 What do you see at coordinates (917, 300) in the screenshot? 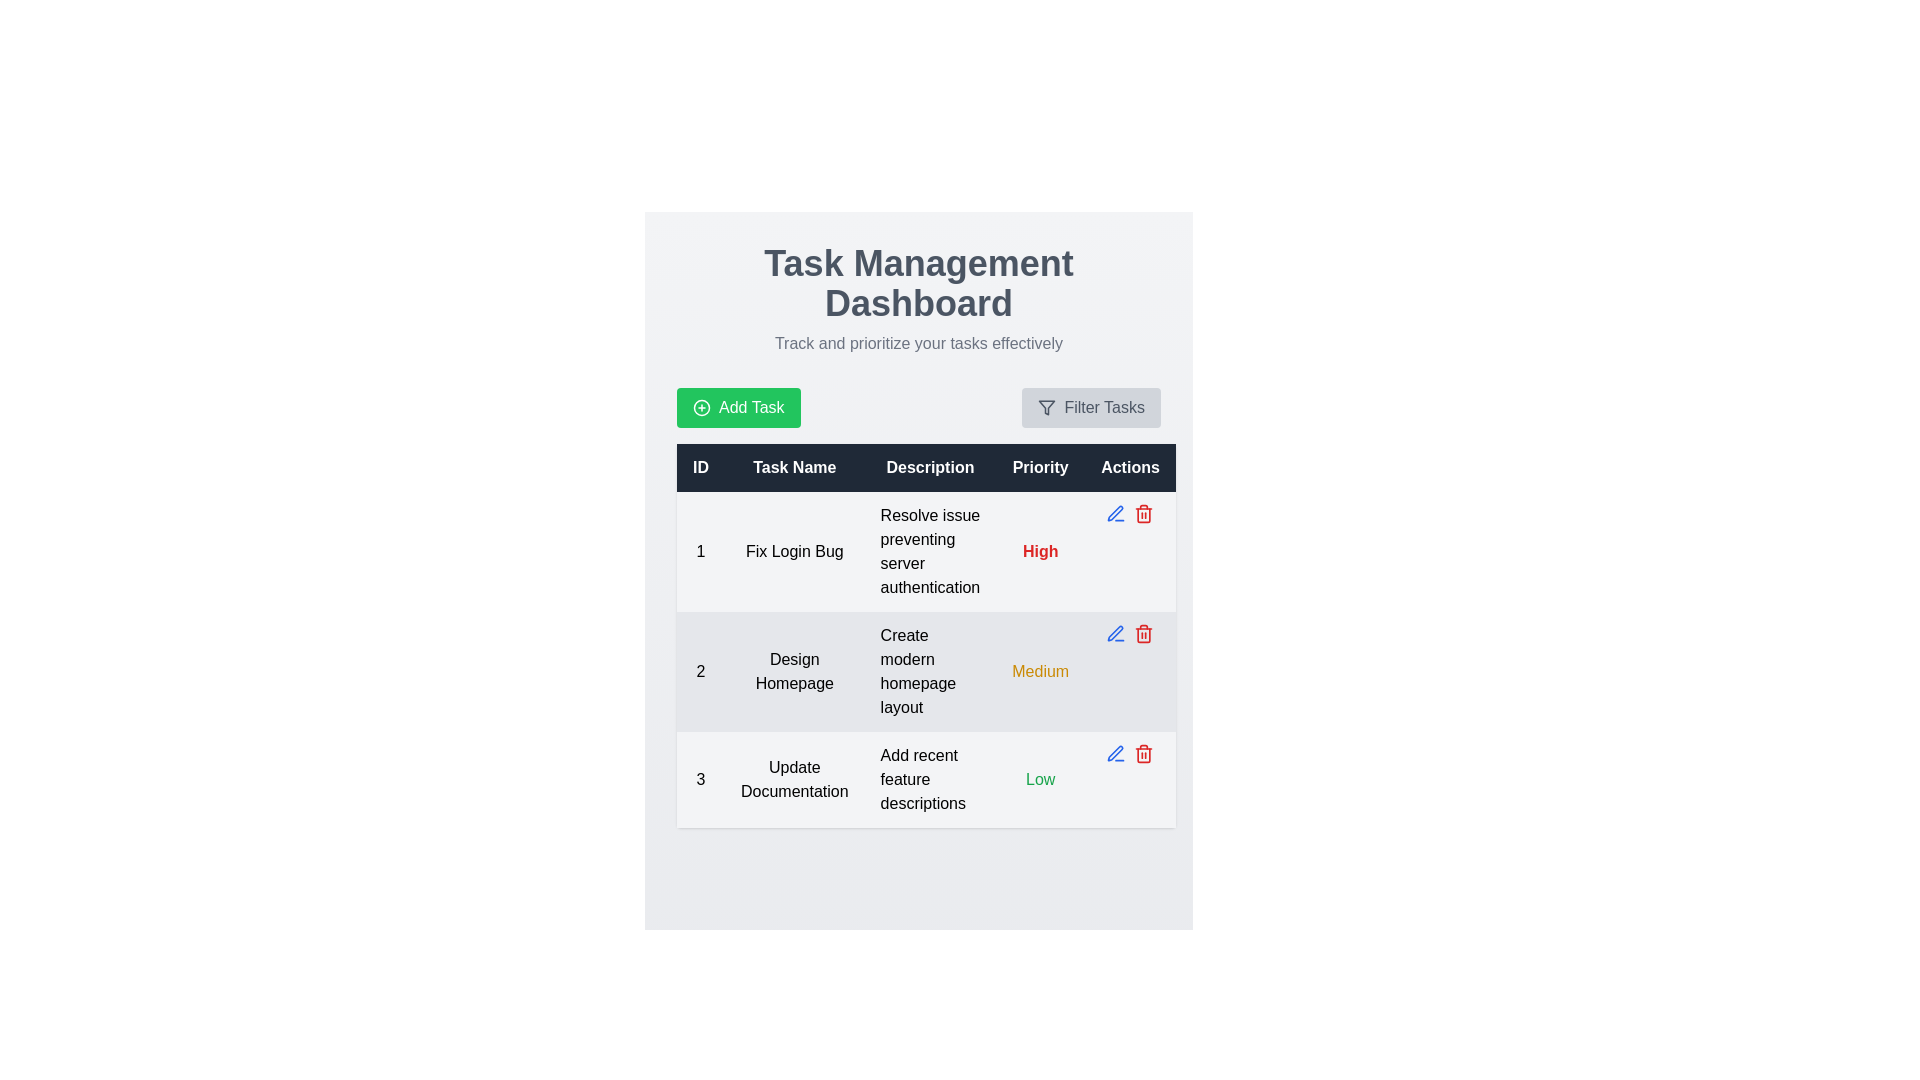
I see `the Header titled 'Task Management Dashboard' which includes a subtitle 'Track and prioritize your tasks effectively' at the top of the interface` at bounding box center [917, 300].